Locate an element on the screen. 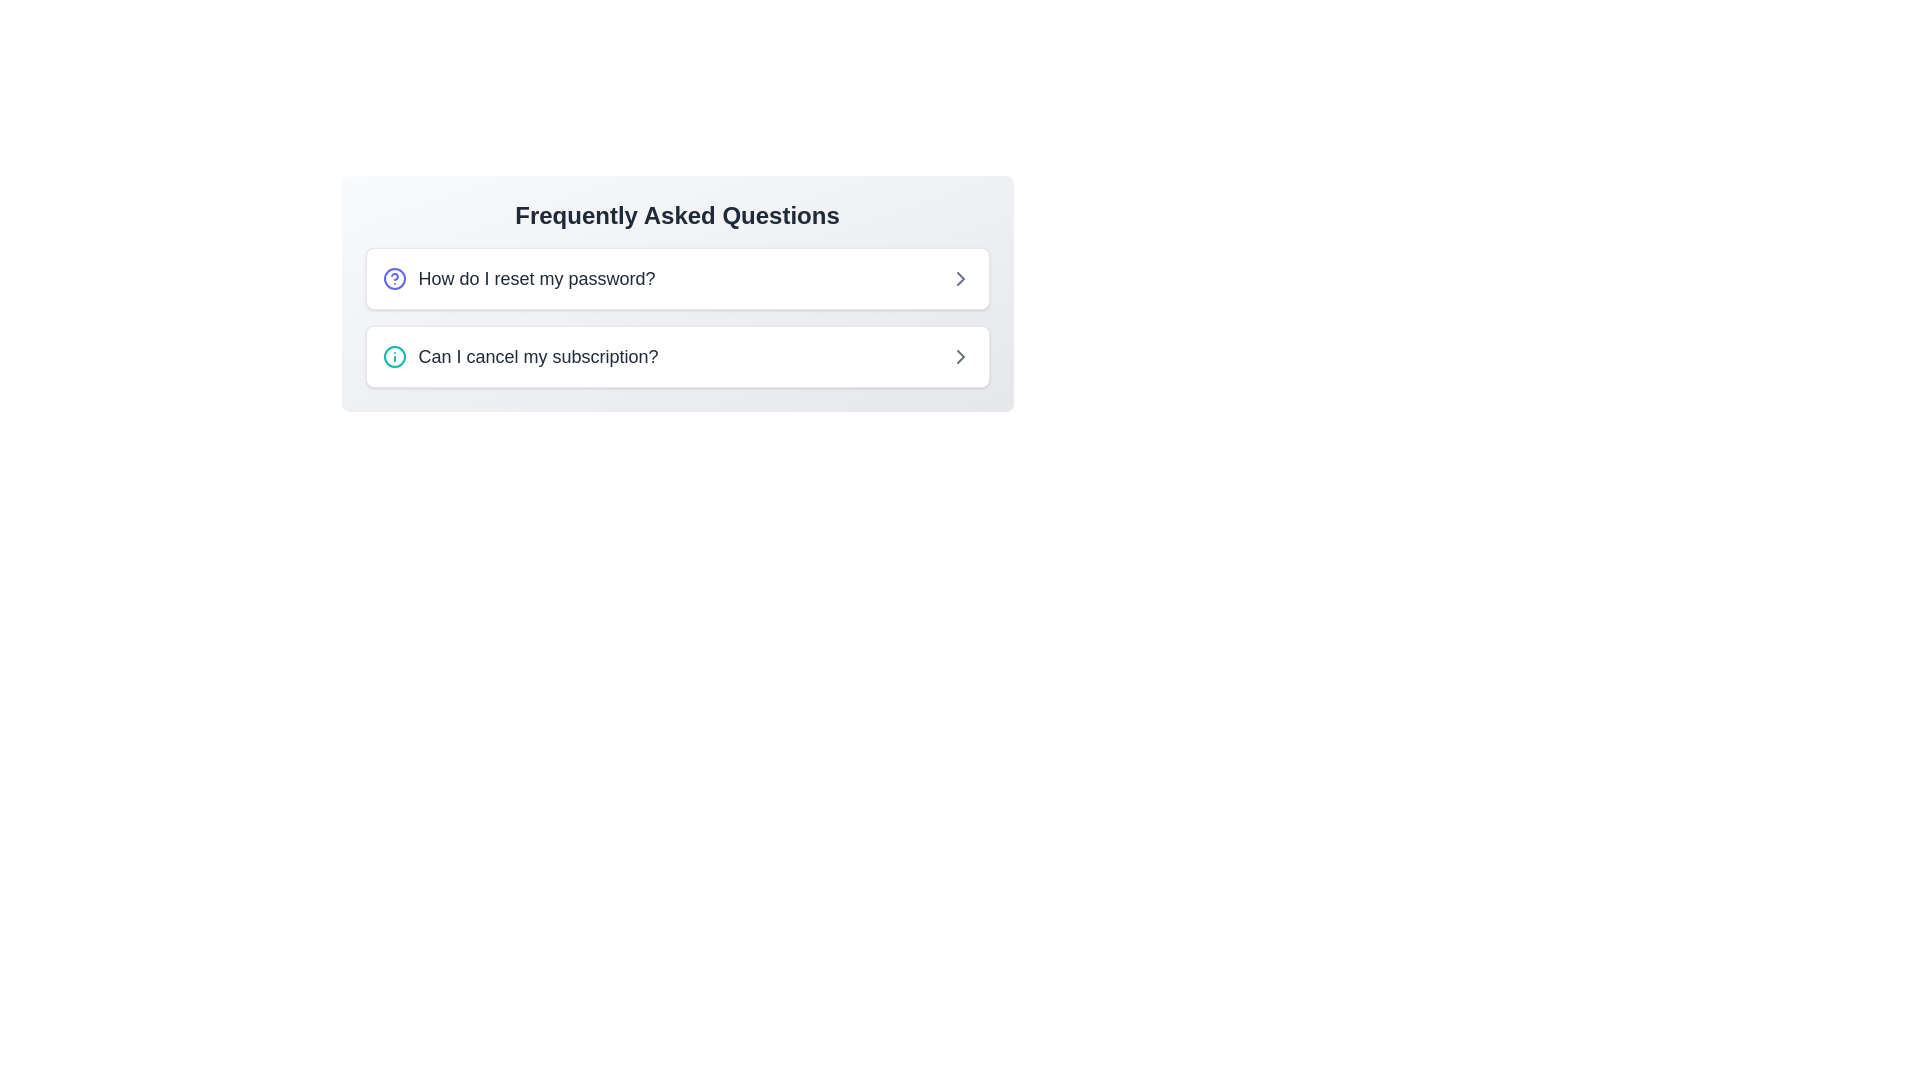 The height and width of the screenshot is (1080, 1920). the first FAQ entry which is a list item with associated text and icon is located at coordinates (518, 278).